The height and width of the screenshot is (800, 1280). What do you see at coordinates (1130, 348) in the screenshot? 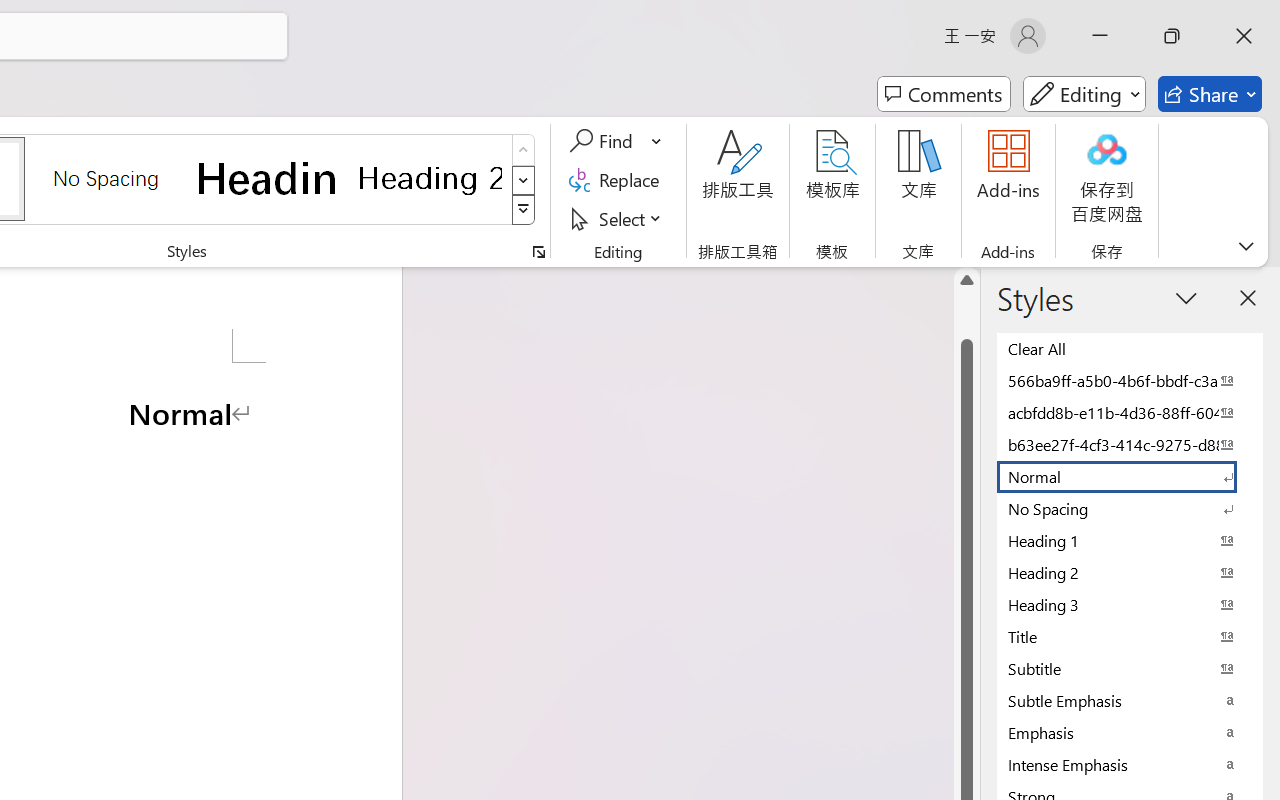
I see `'Clear All'` at bounding box center [1130, 348].